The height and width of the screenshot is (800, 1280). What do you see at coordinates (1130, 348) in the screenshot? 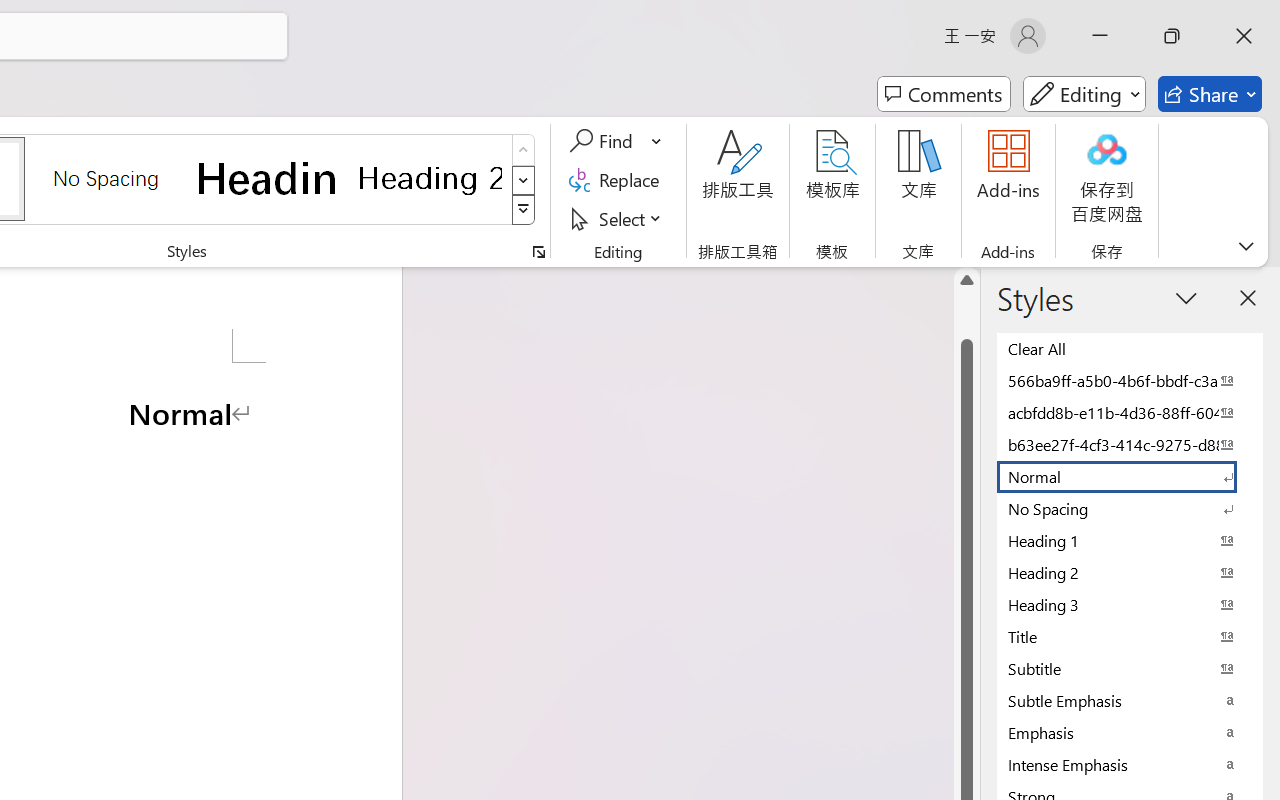
I see `'Clear All'` at bounding box center [1130, 348].